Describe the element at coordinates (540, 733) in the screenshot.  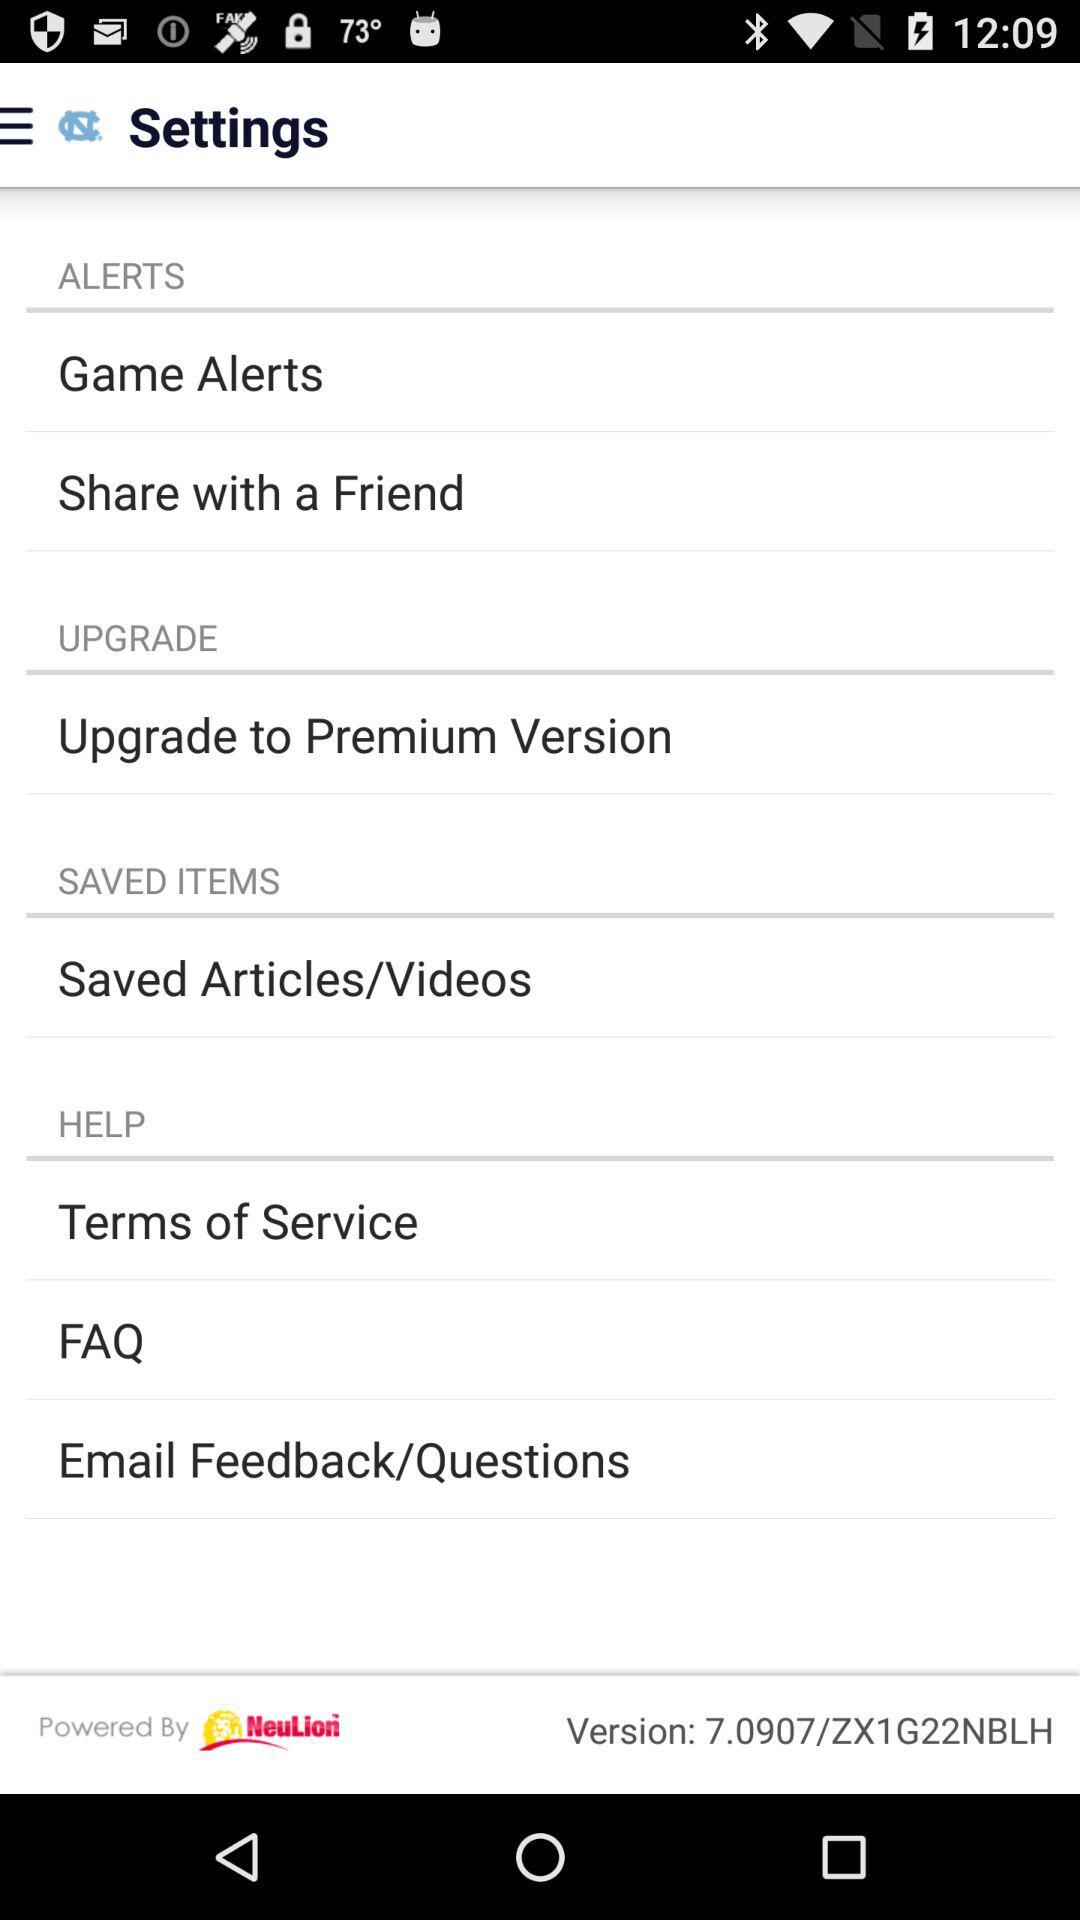
I see `upgrade to premium item` at that location.